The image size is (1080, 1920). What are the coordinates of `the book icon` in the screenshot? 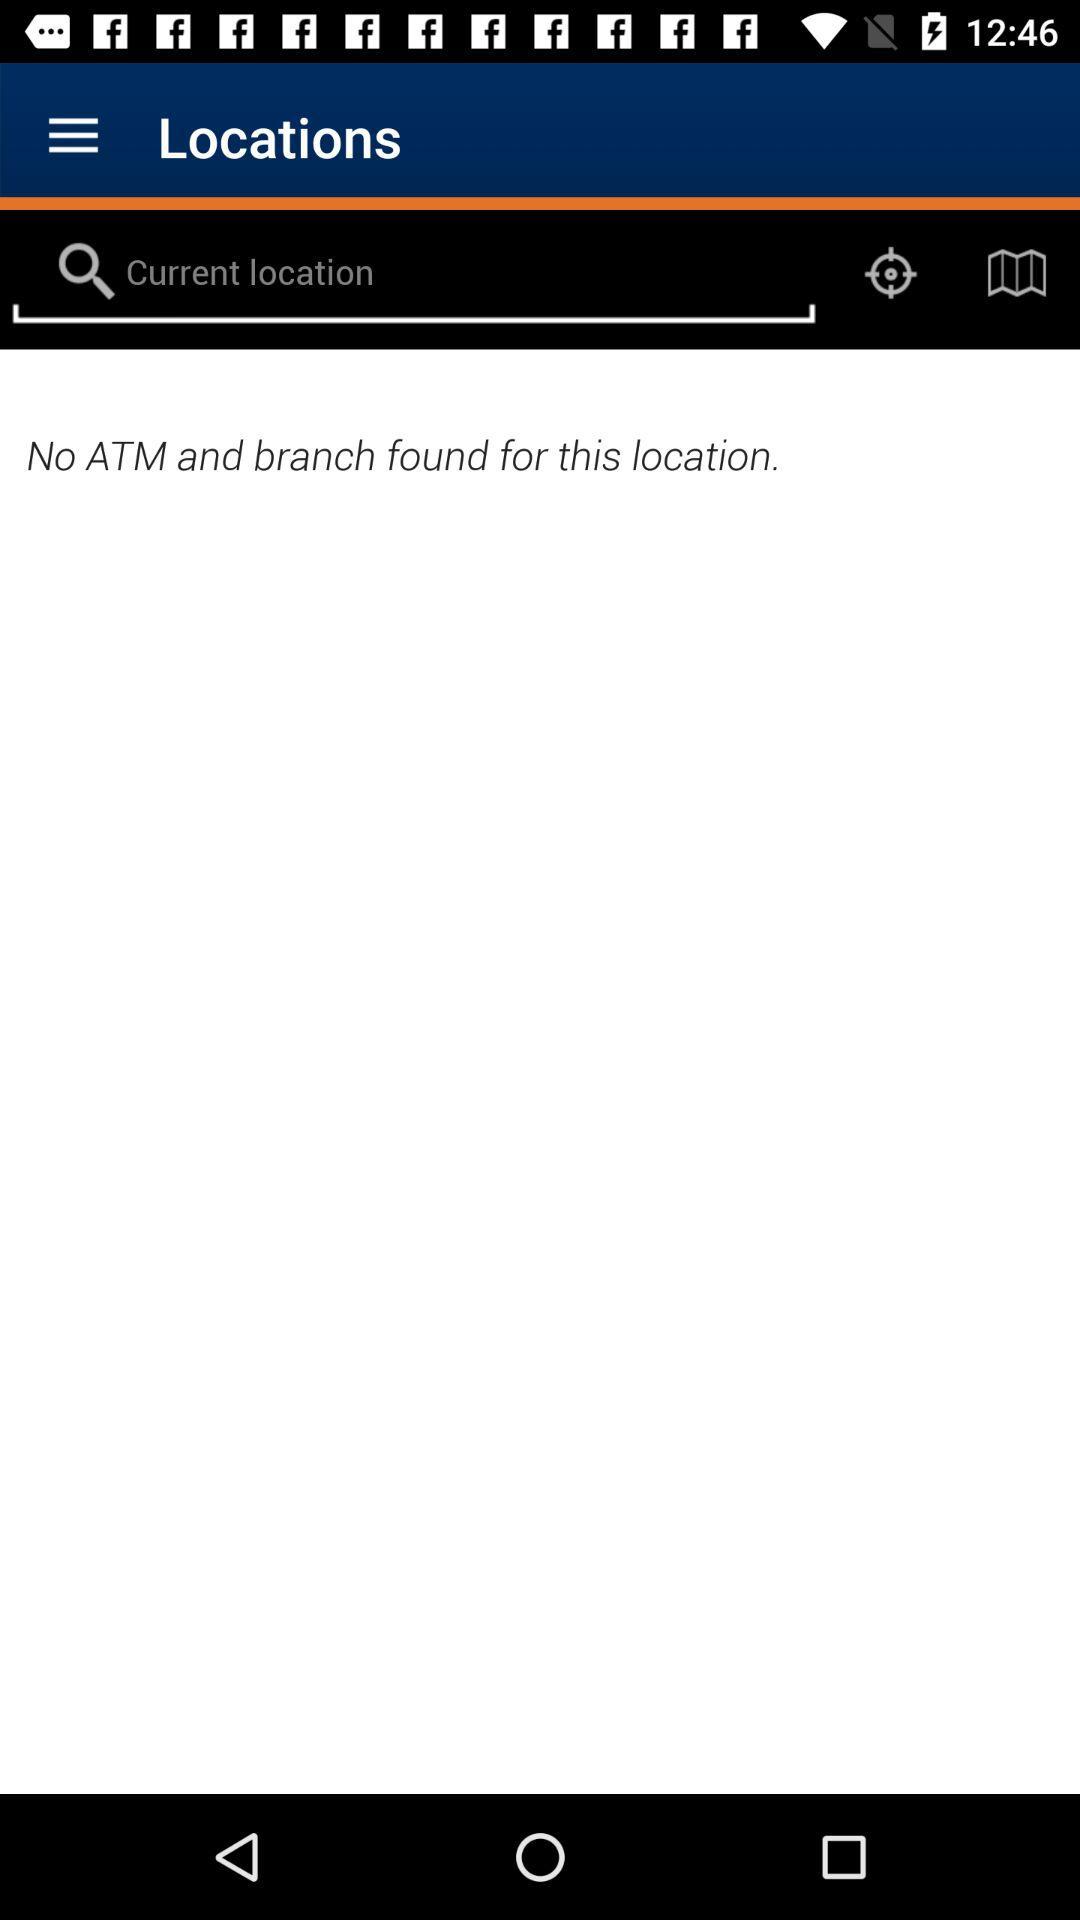 It's located at (1017, 272).